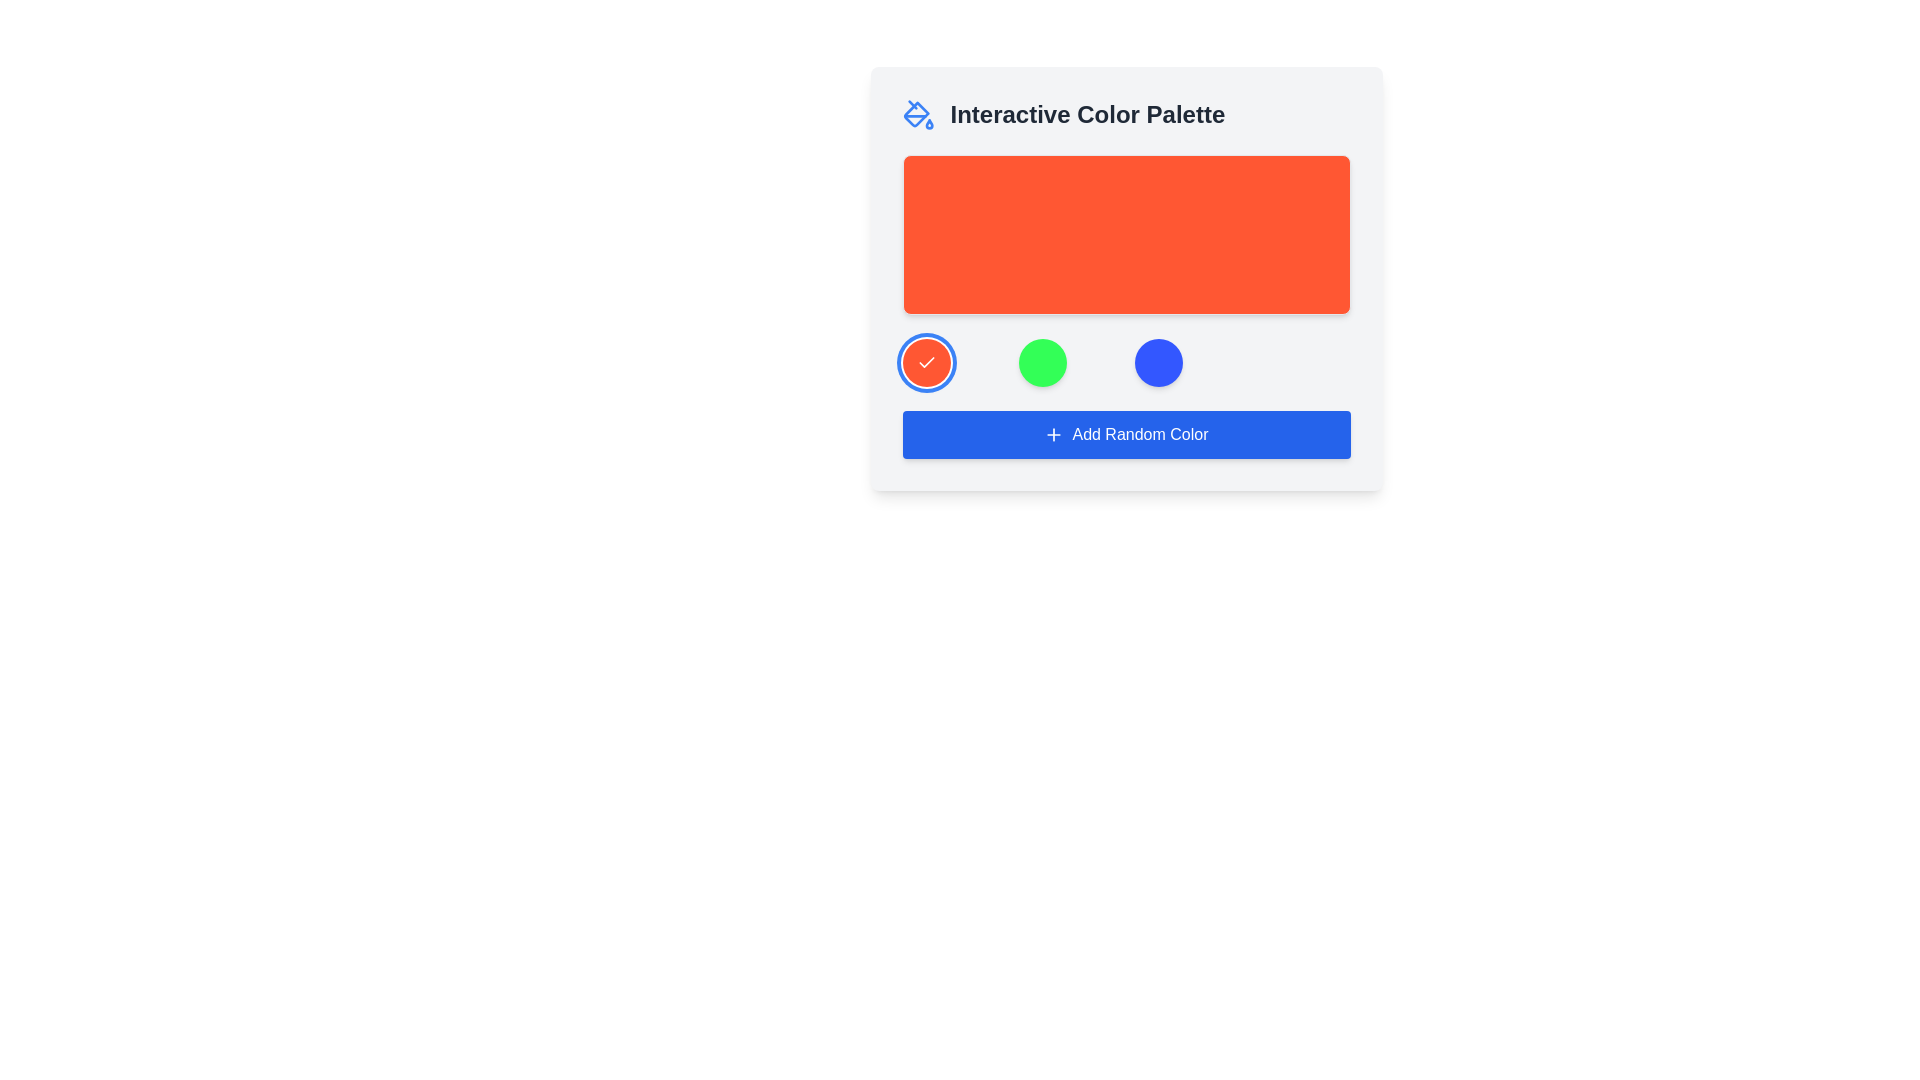 The image size is (1920, 1080). Describe the element at coordinates (915, 114) in the screenshot. I see `the small, blue-outlined paint bucket icon located near the top-left corner of the interface, adjacent to the title 'Interactive Color Palette'` at that location.